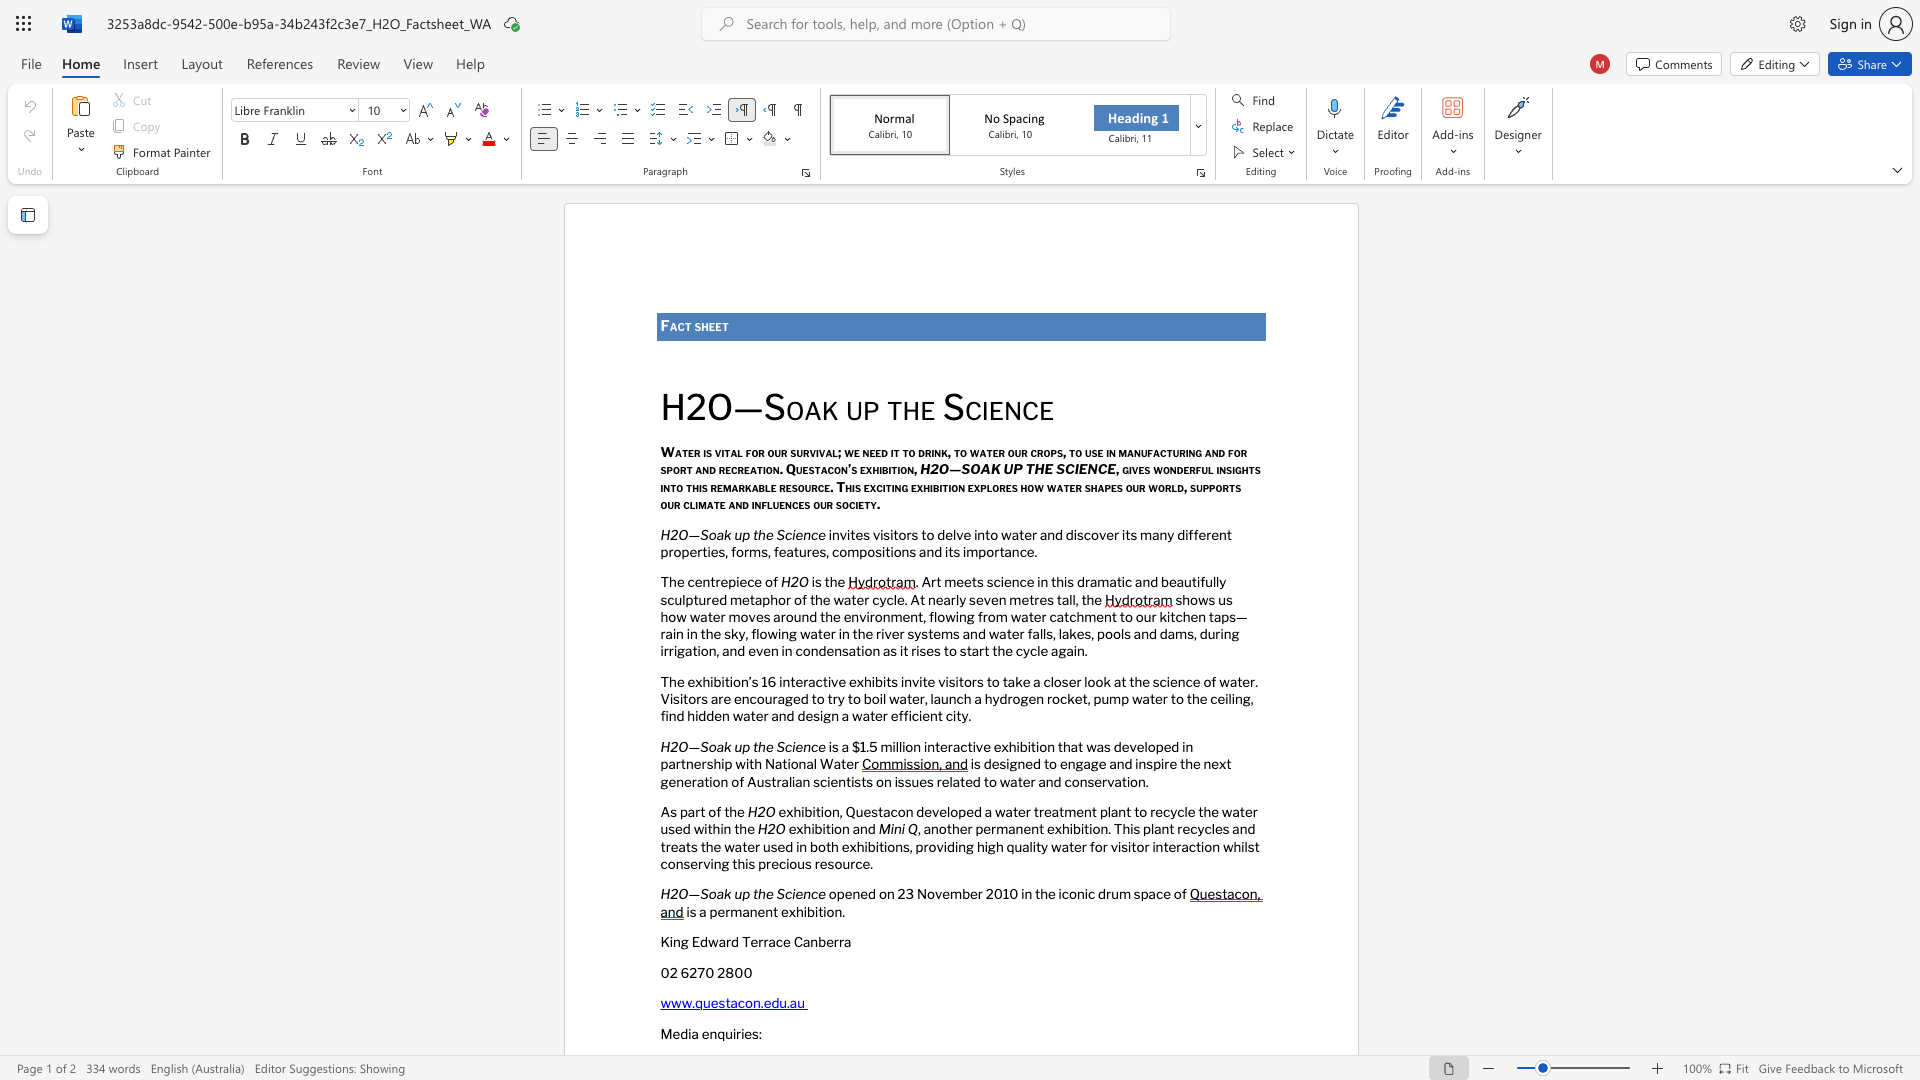  Describe the element at coordinates (830, 829) in the screenshot. I see `the space between the continuous character "t" and "i" in the text` at that location.